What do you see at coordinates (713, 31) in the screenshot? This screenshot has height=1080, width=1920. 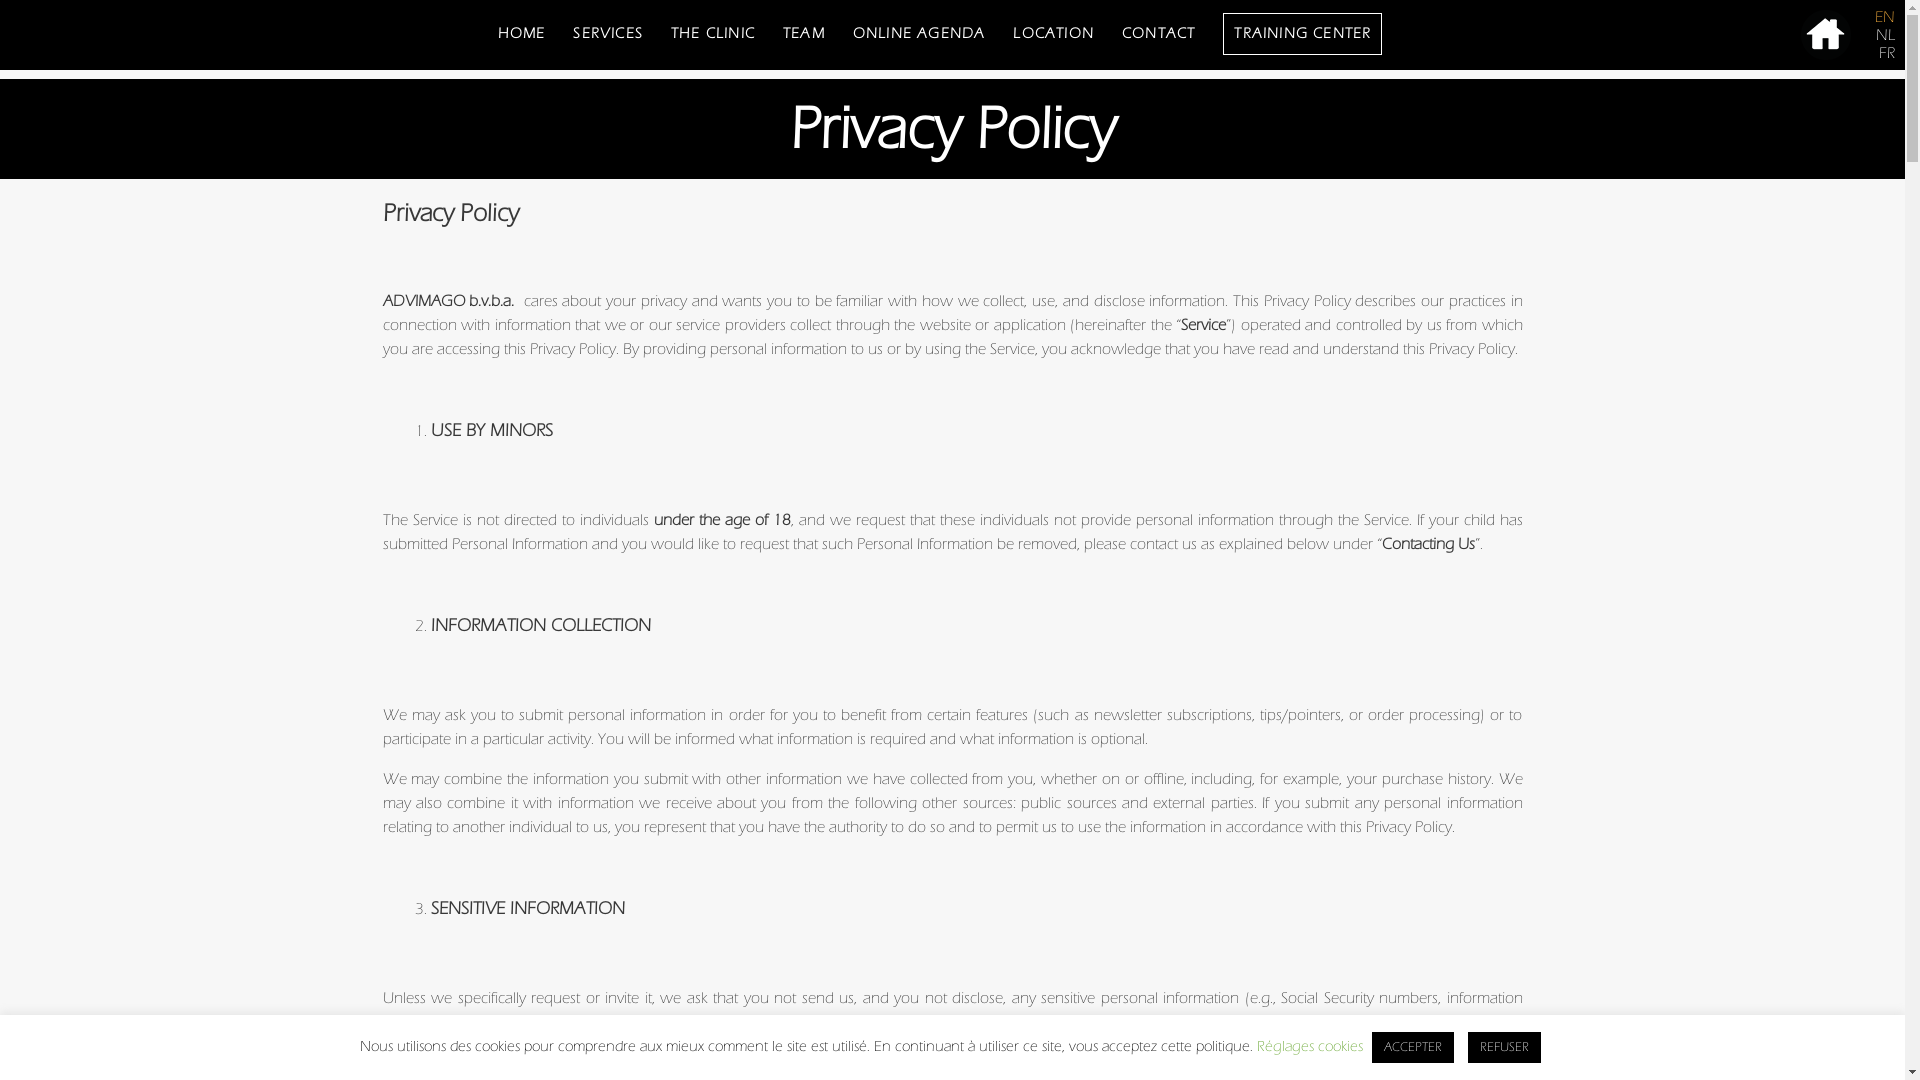 I see `'THE CLINIC'` at bounding box center [713, 31].